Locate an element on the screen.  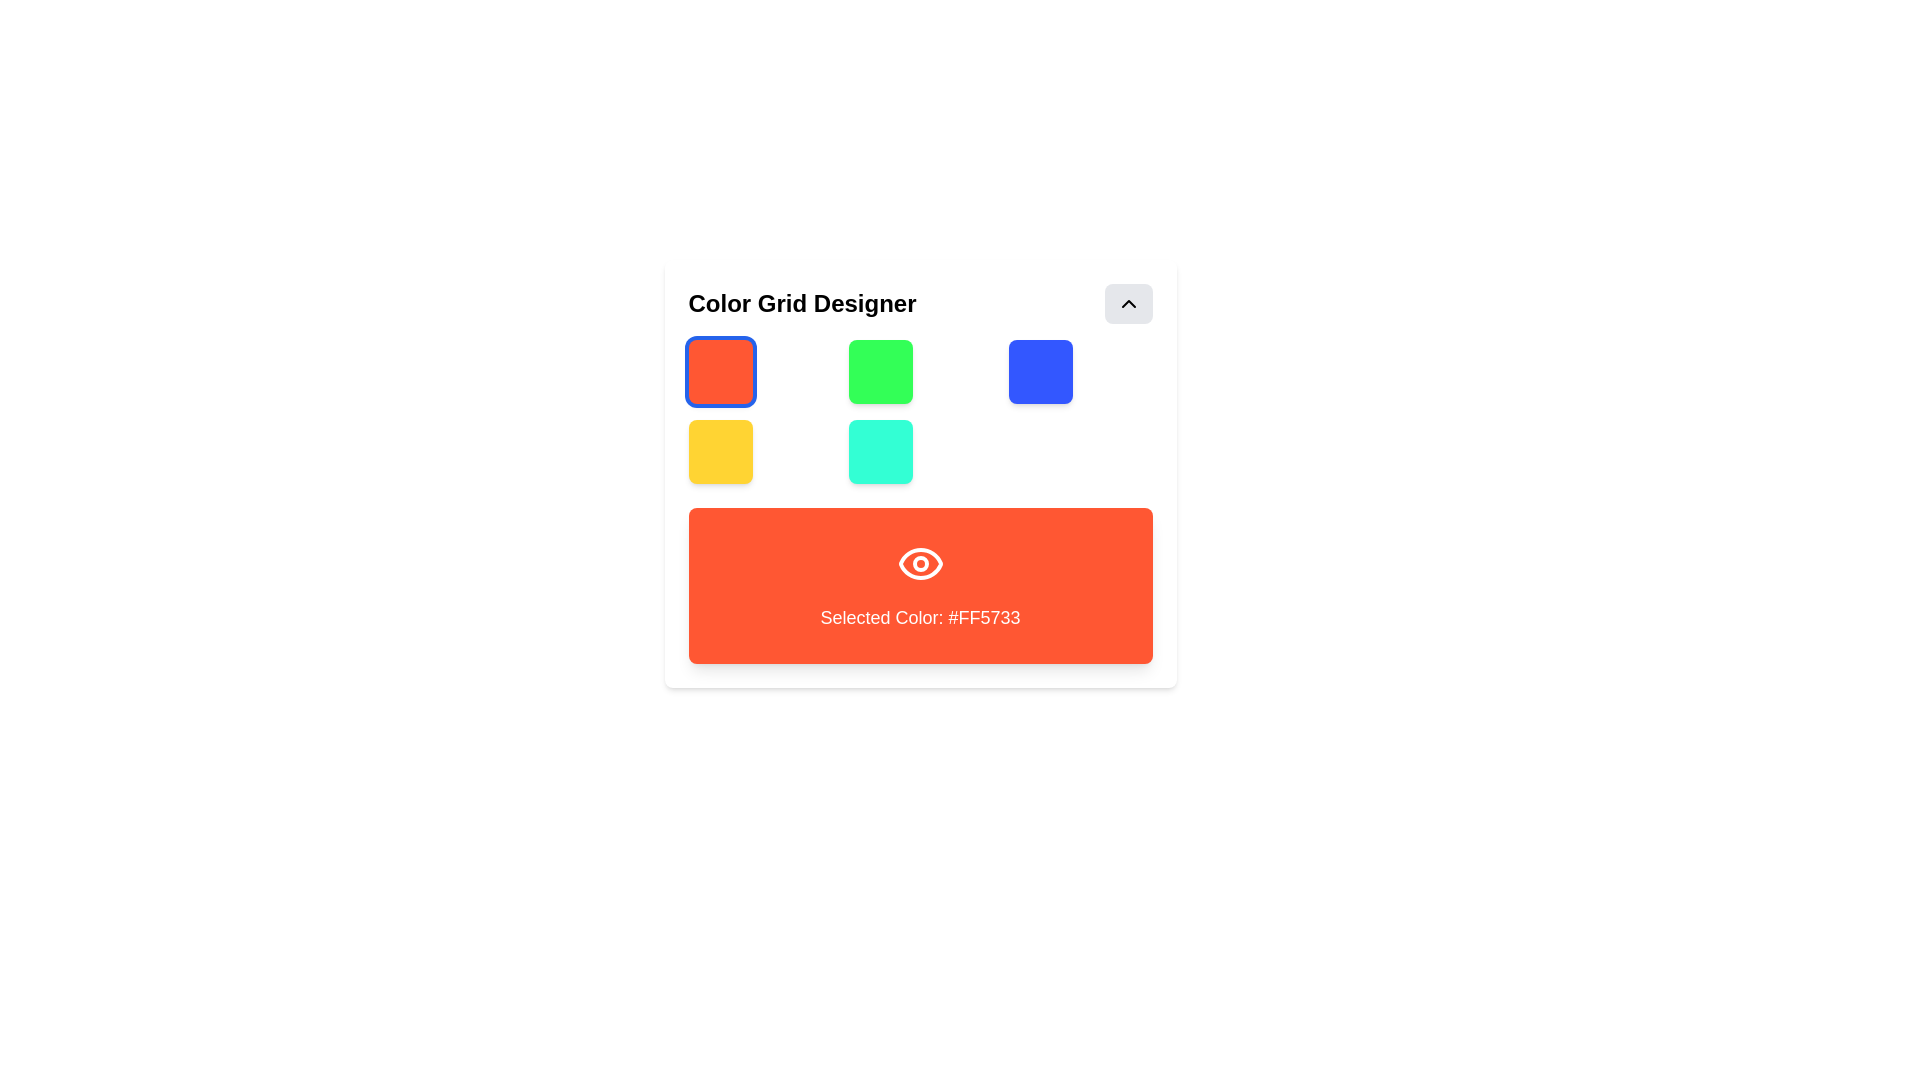
the small blue color selection square located in the third column of the first row within the 'Color Grid Designer' grid is located at coordinates (1040, 371).